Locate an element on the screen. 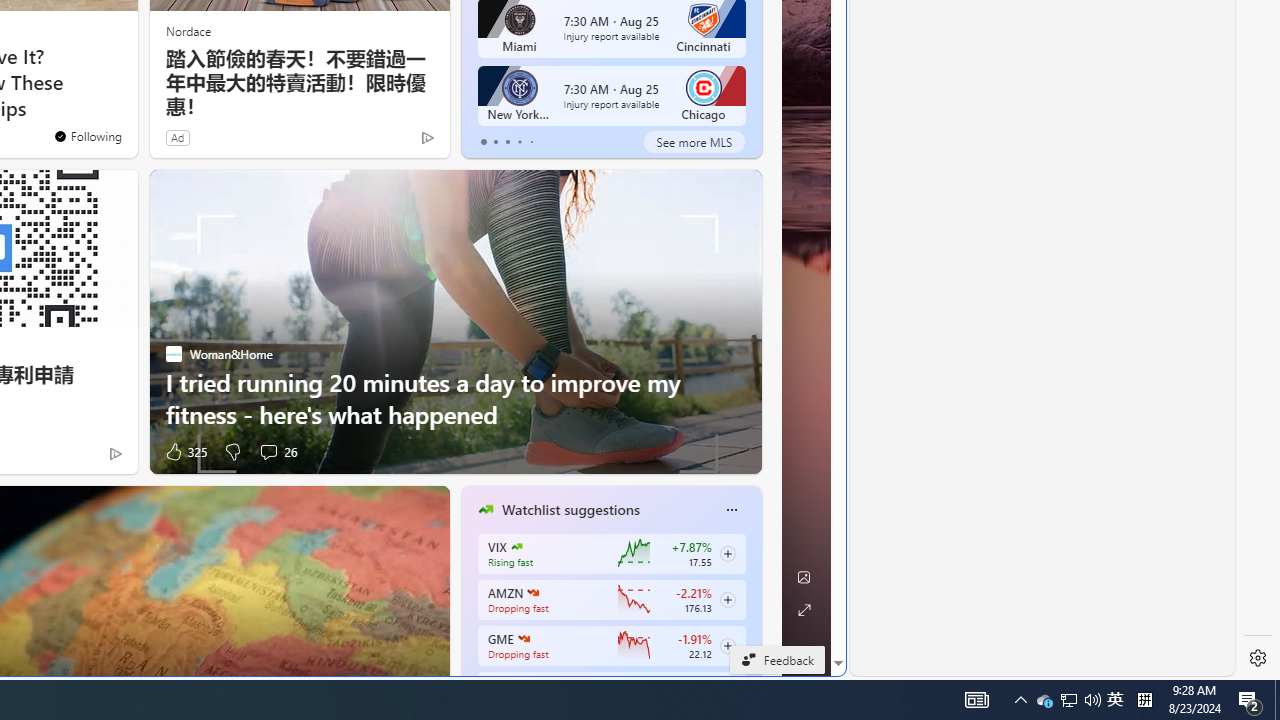  'tab-3' is located at coordinates (519, 141).